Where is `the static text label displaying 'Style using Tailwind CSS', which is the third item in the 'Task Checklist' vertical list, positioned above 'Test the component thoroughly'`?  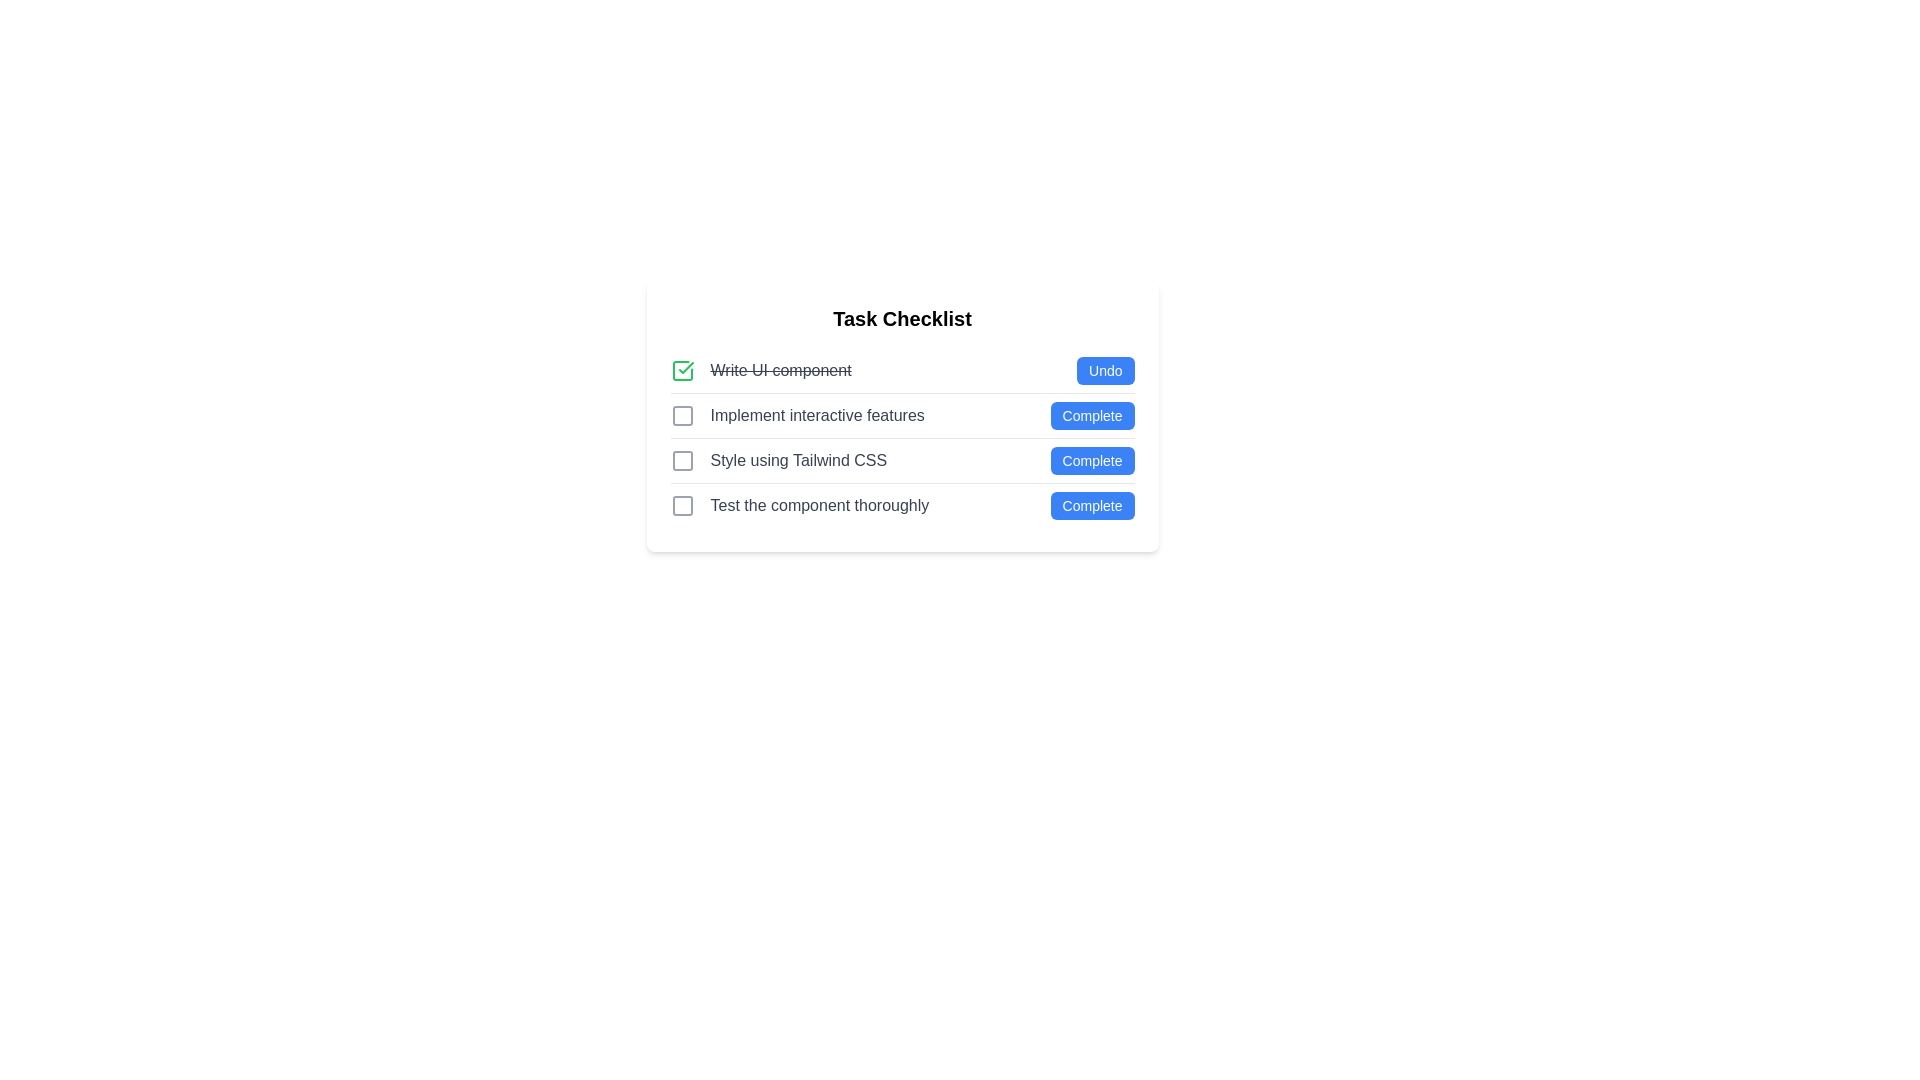
the static text label displaying 'Style using Tailwind CSS', which is the third item in the 'Task Checklist' vertical list, positioned above 'Test the component thoroughly' is located at coordinates (797, 461).